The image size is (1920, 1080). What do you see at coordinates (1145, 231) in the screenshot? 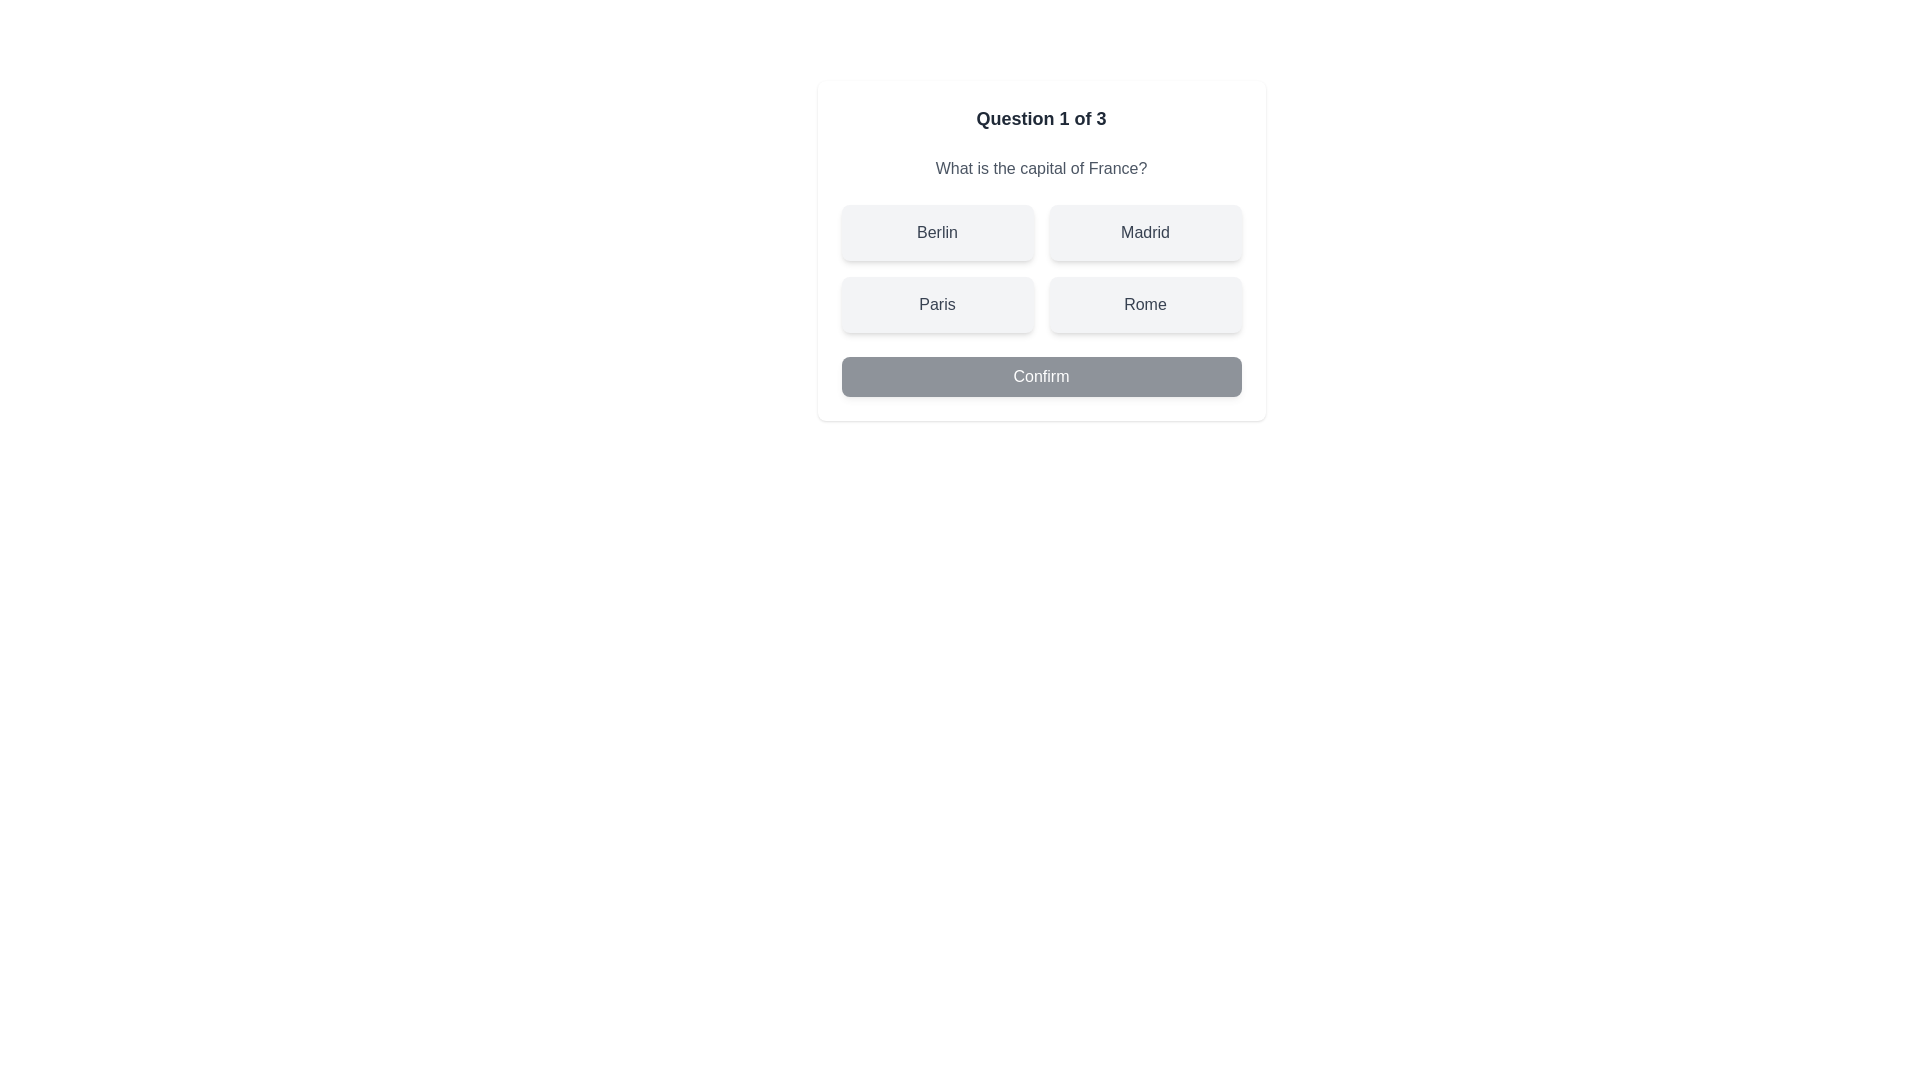
I see `the quiz option Madrid by clicking on it` at bounding box center [1145, 231].